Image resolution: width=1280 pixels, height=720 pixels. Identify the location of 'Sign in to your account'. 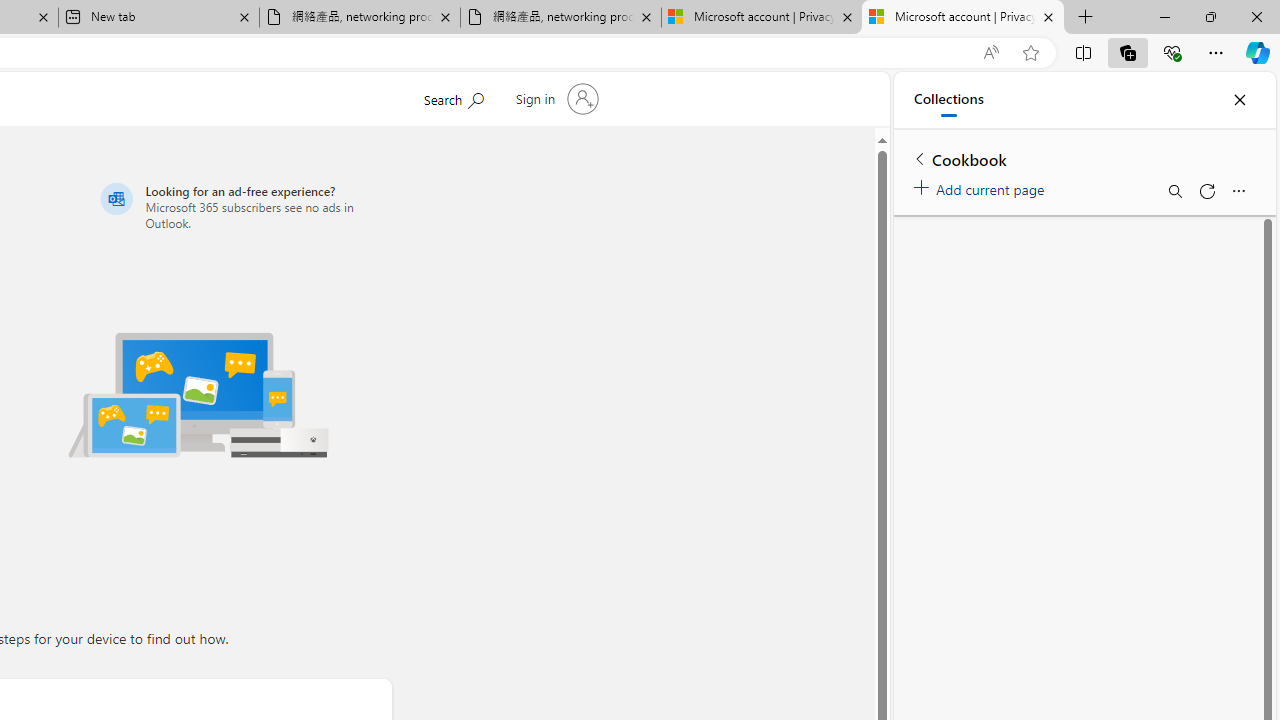
(554, 99).